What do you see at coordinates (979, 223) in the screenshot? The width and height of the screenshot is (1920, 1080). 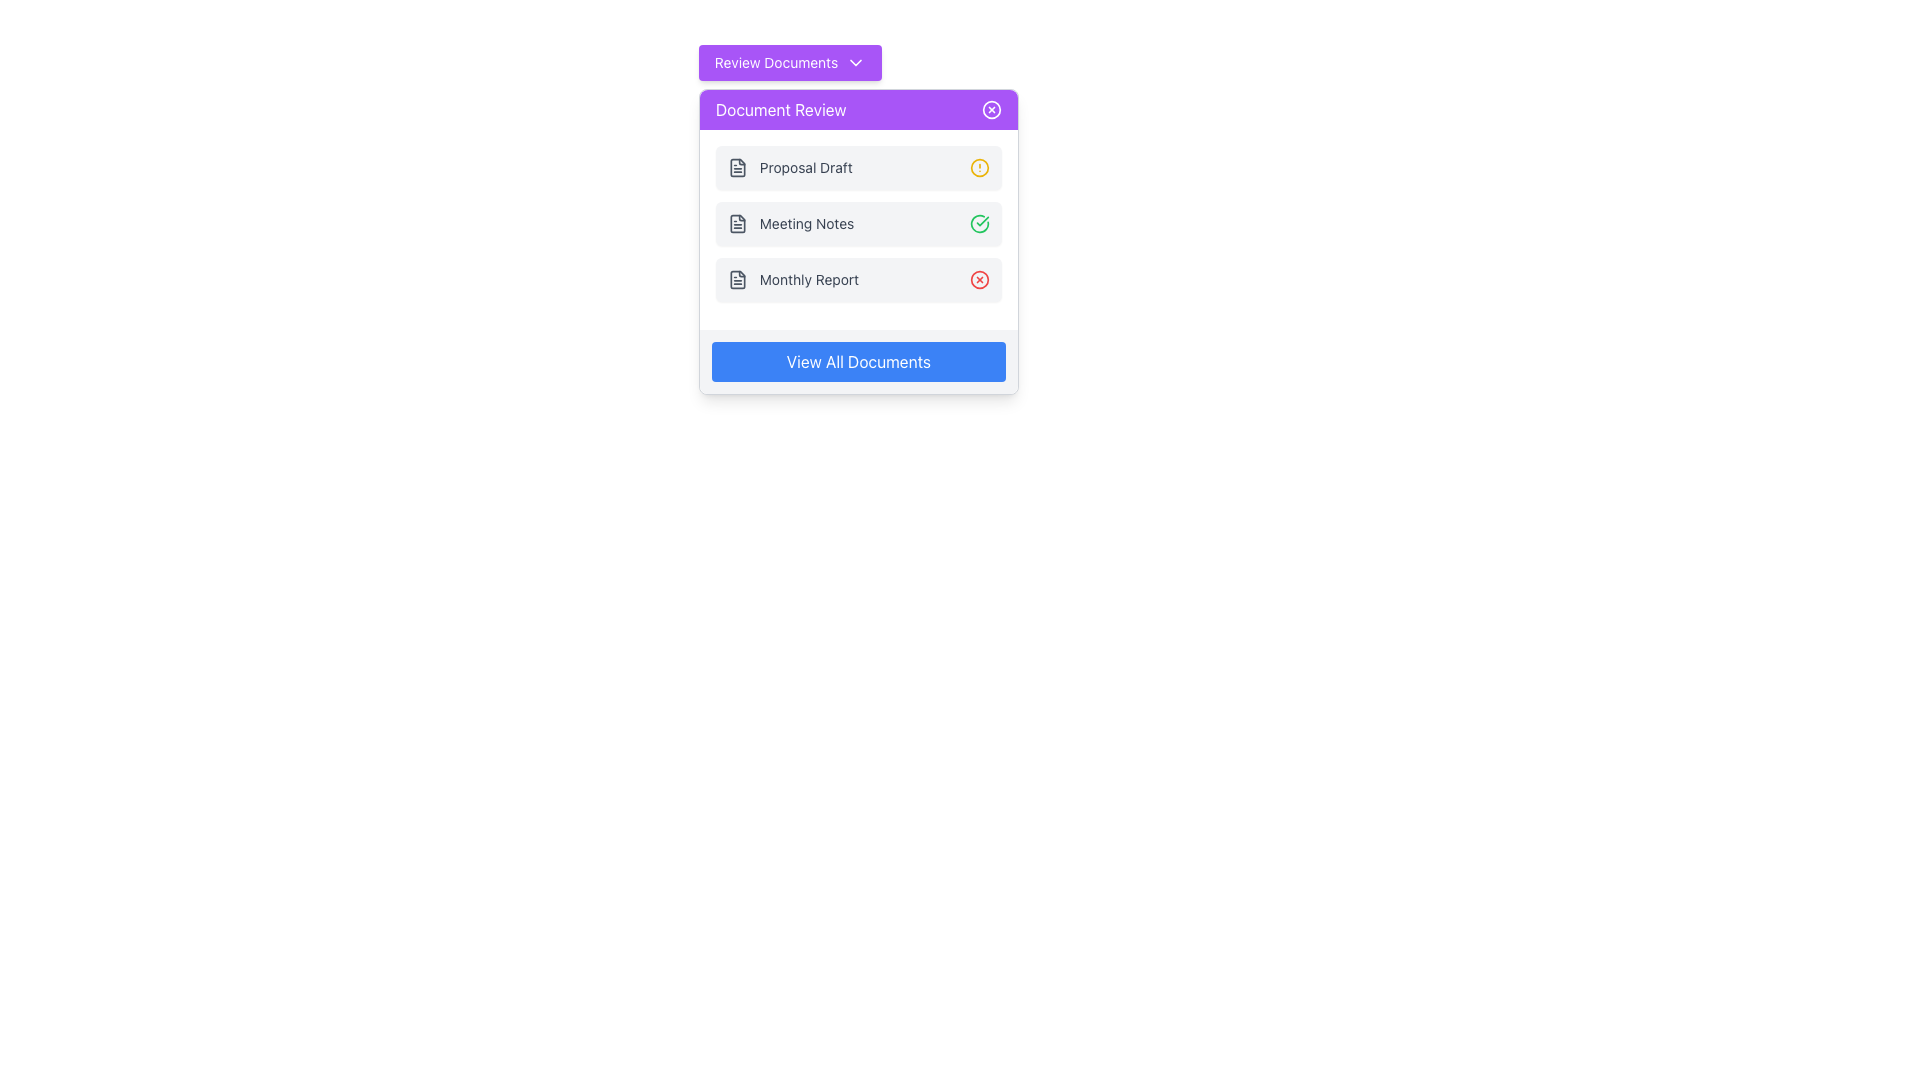 I see `the static icon indicating the completed status of the 'Meeting Notes' item in the 'Document Review' section, located to the right of the row's text content` at bounding box center [979, 223].